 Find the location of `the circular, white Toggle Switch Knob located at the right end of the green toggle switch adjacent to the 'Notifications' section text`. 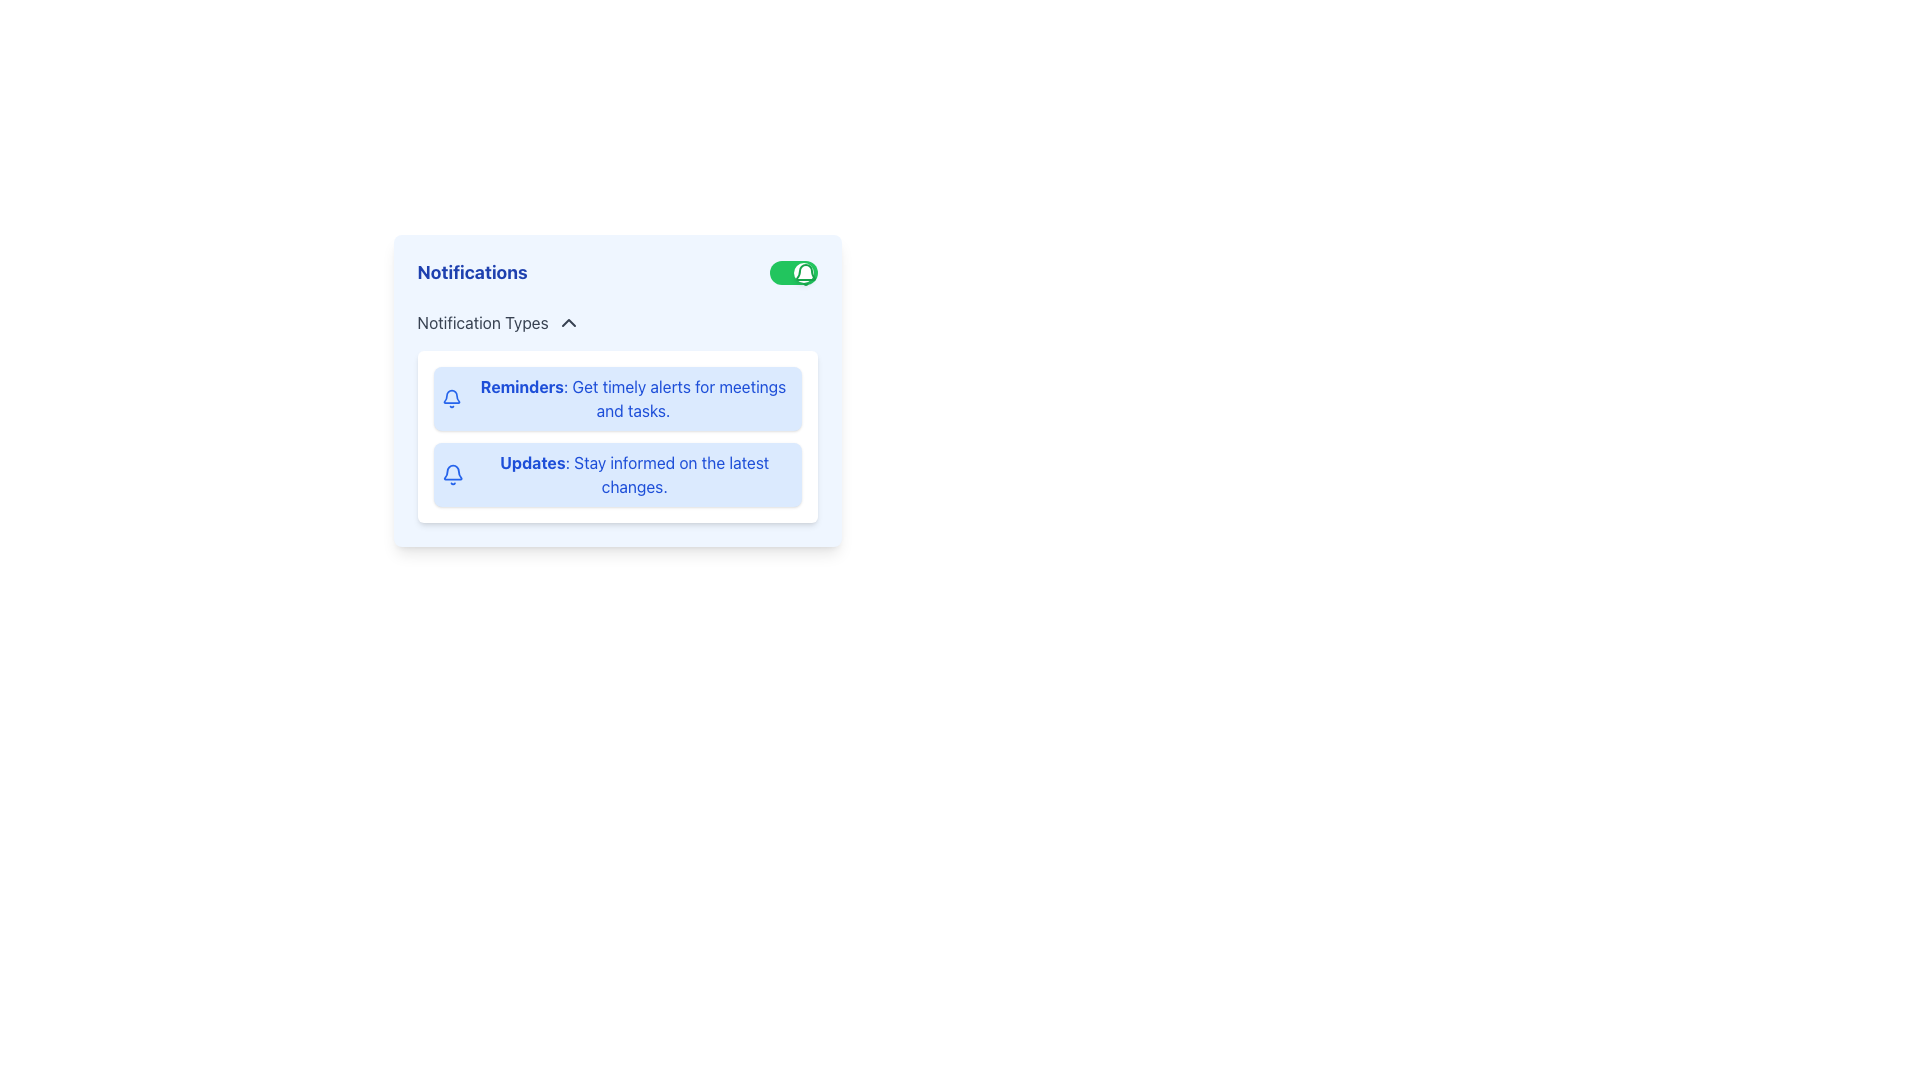

the circular, white Toggle Switch Knob located at the right end of the green toggle switch adjacent to the 'Notifications' section text is located at coordinates (803, 273).